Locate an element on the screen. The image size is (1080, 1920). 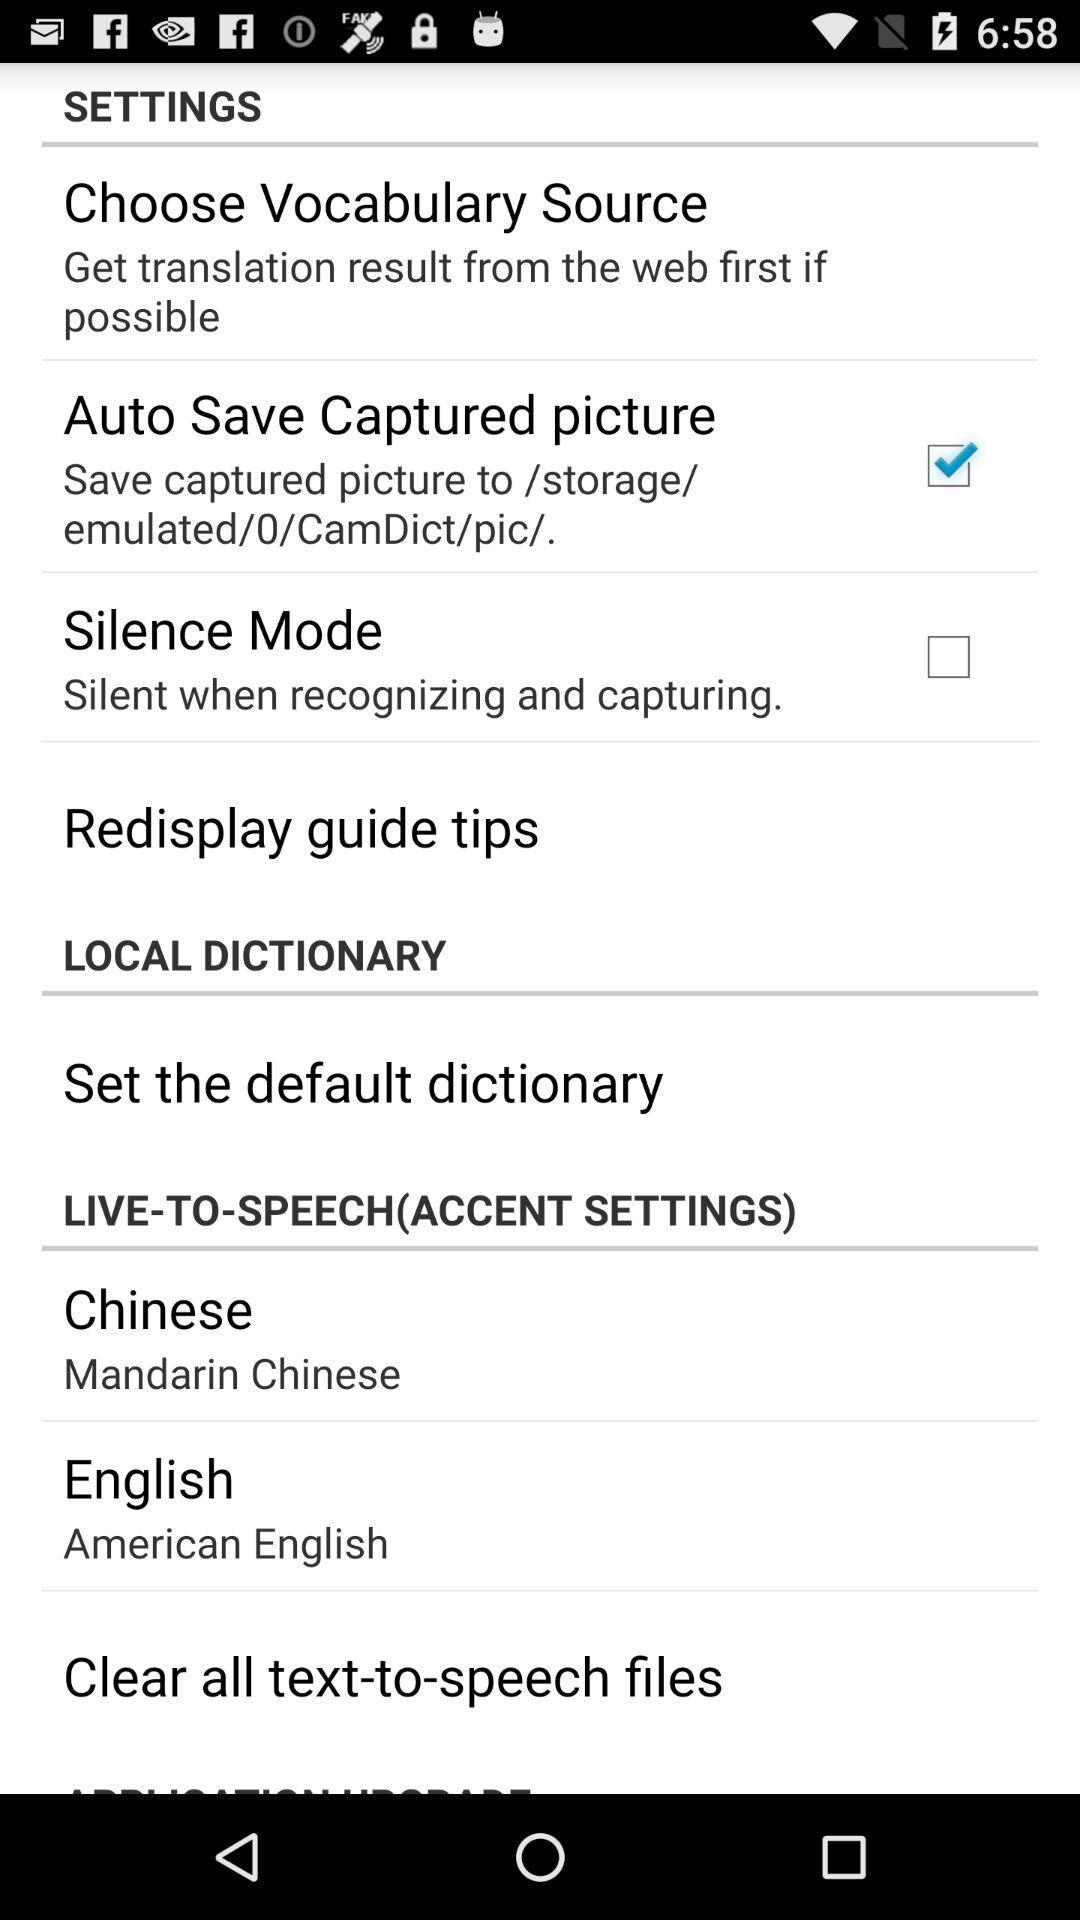
set the default app is located at coordinates (363, 1080).